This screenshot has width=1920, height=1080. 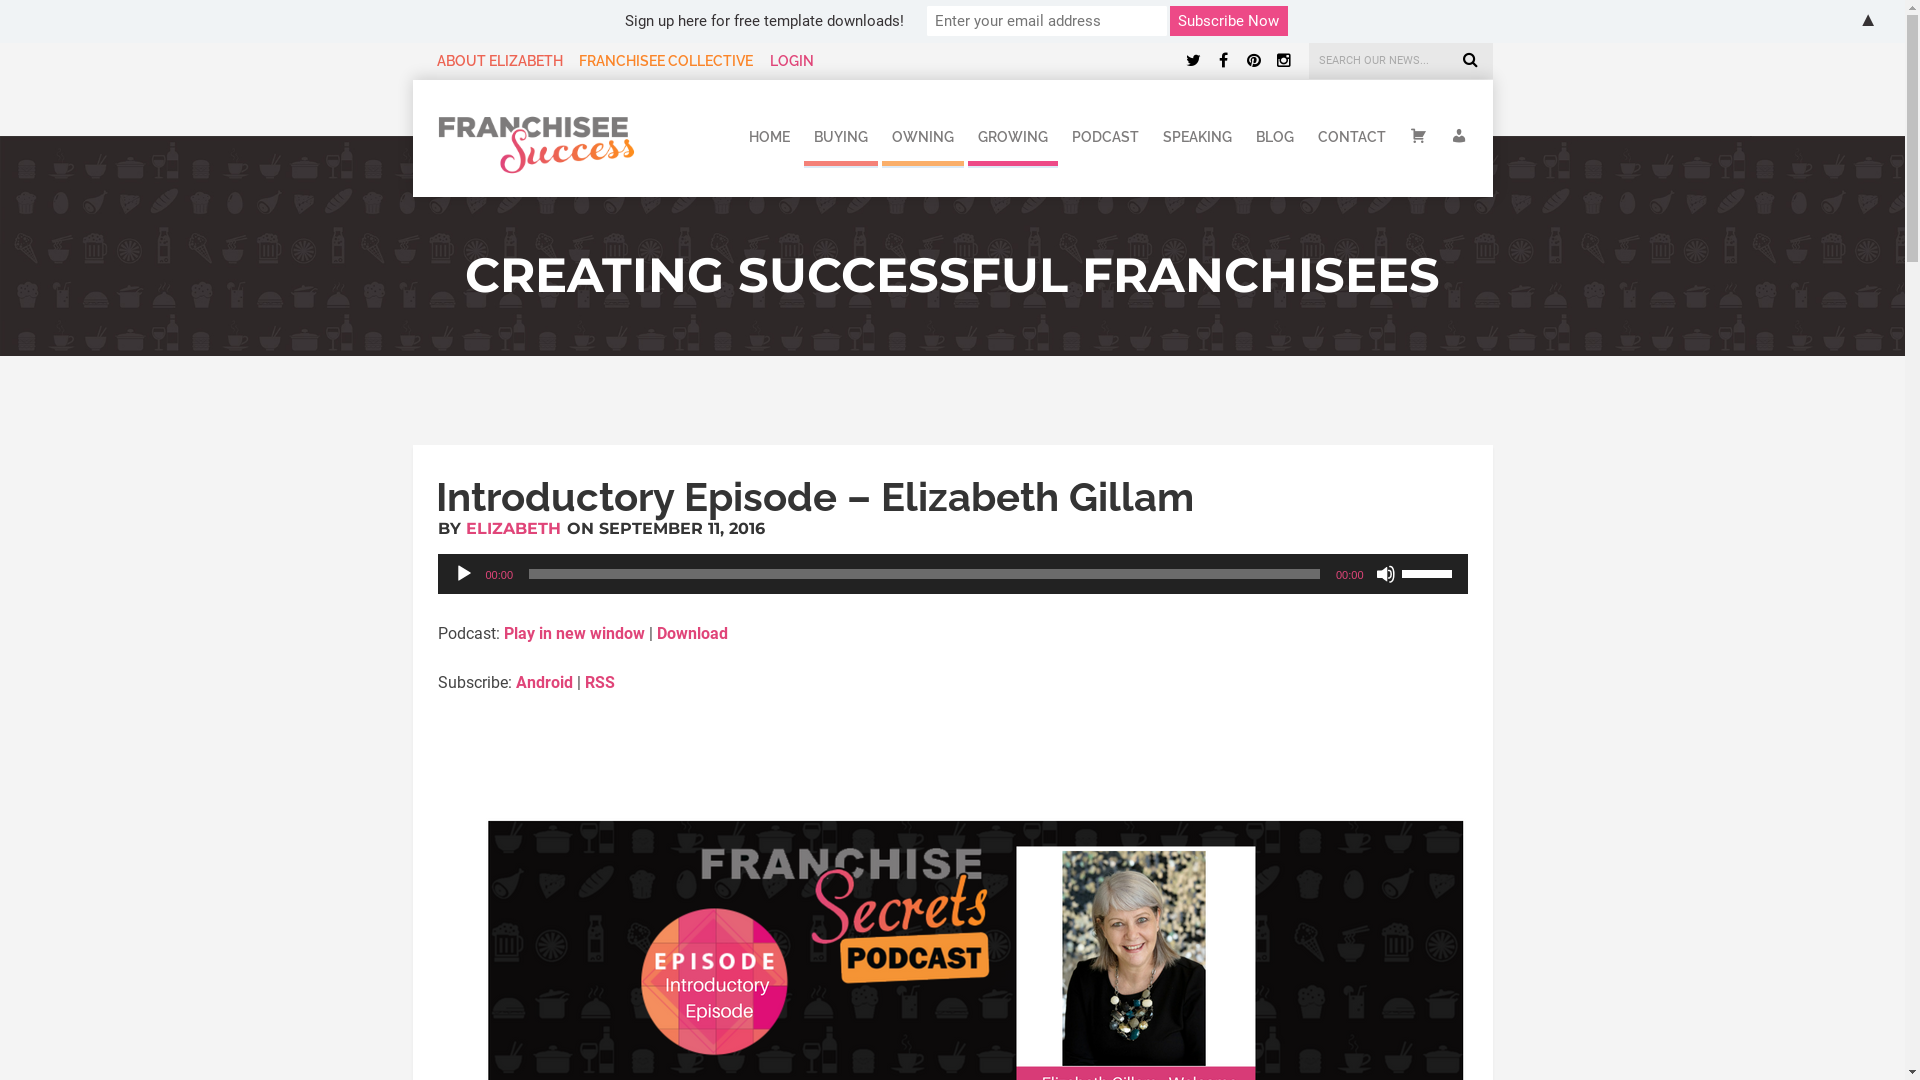 What do you see at coordinates (544, 681) in the screenshot?
I see `'Android'` at bounding box center [544, 681].